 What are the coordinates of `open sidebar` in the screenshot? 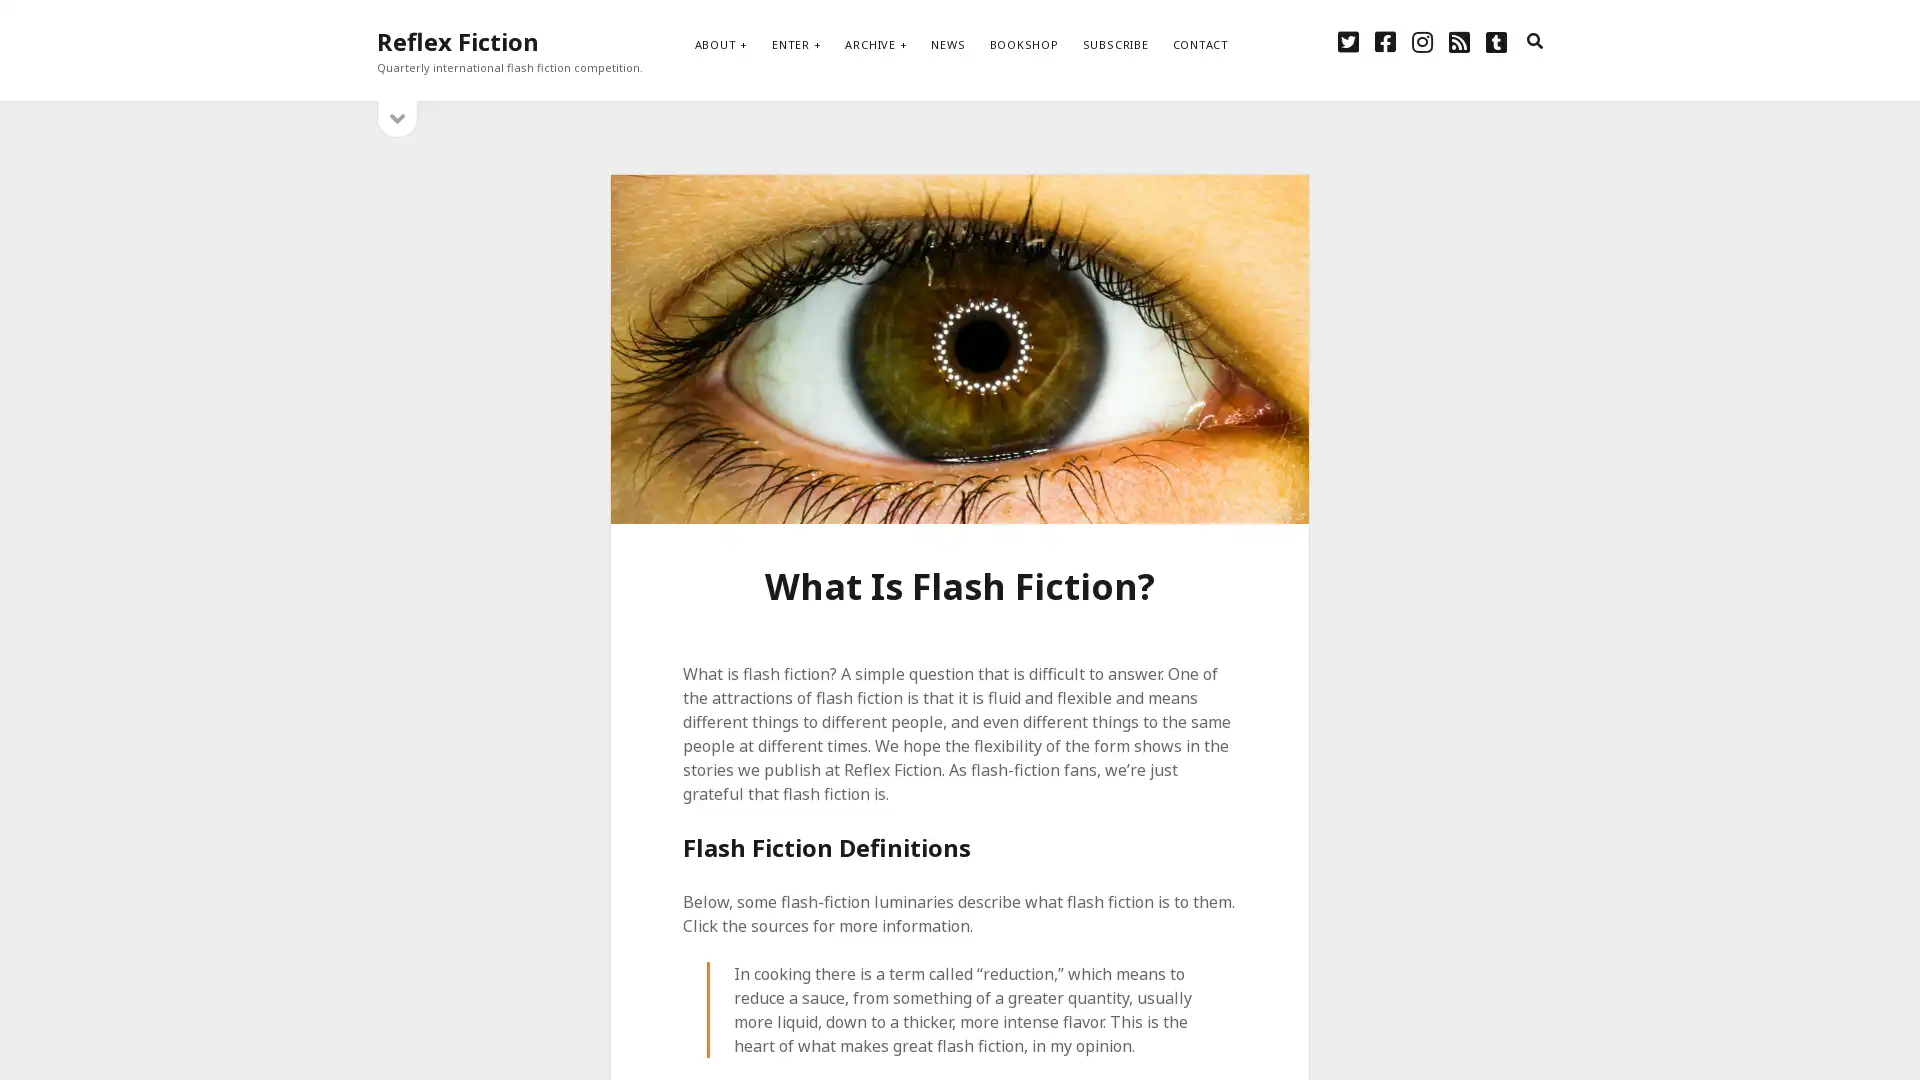 It's located at (396, 119).